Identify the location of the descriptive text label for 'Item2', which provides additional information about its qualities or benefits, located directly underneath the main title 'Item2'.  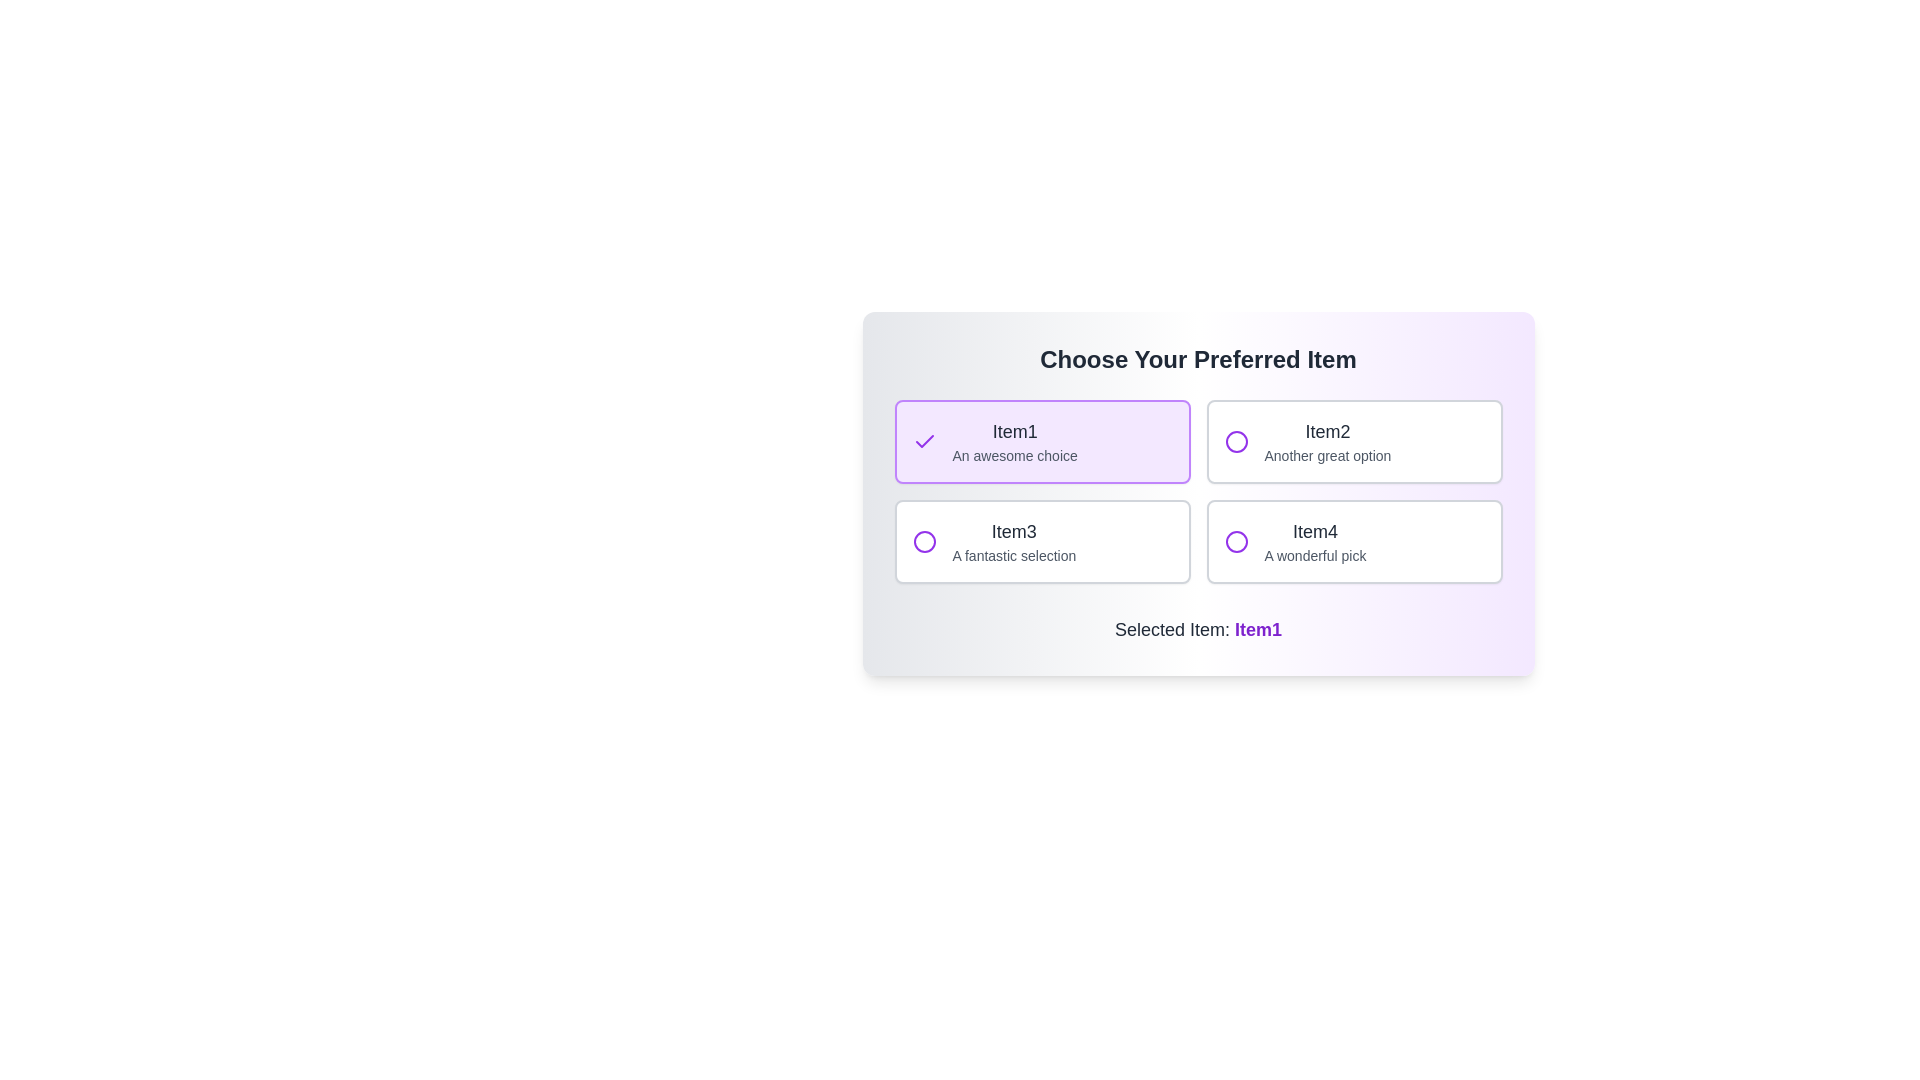
(1327, 455).